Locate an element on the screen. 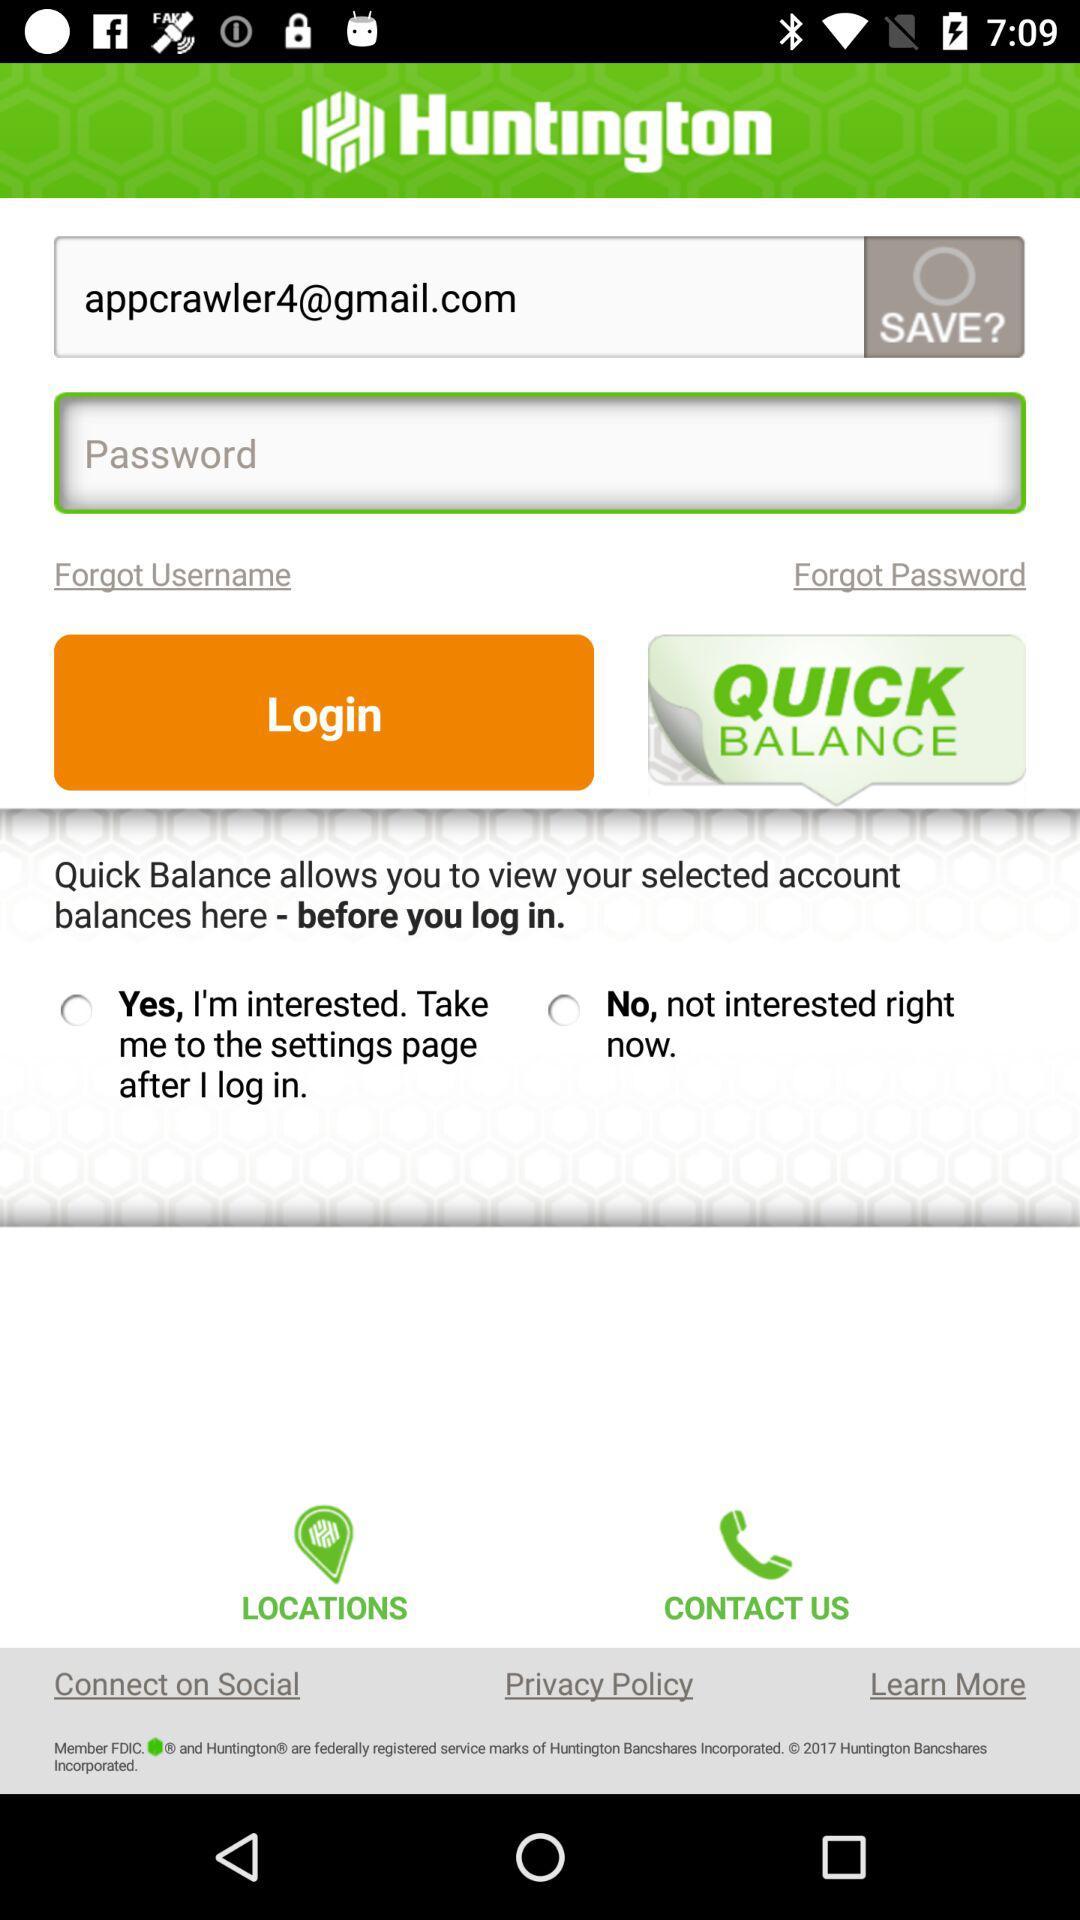 Image resolution: width=1080 pixels, height=1920 pixels. login is located at coordinates (323, 712).